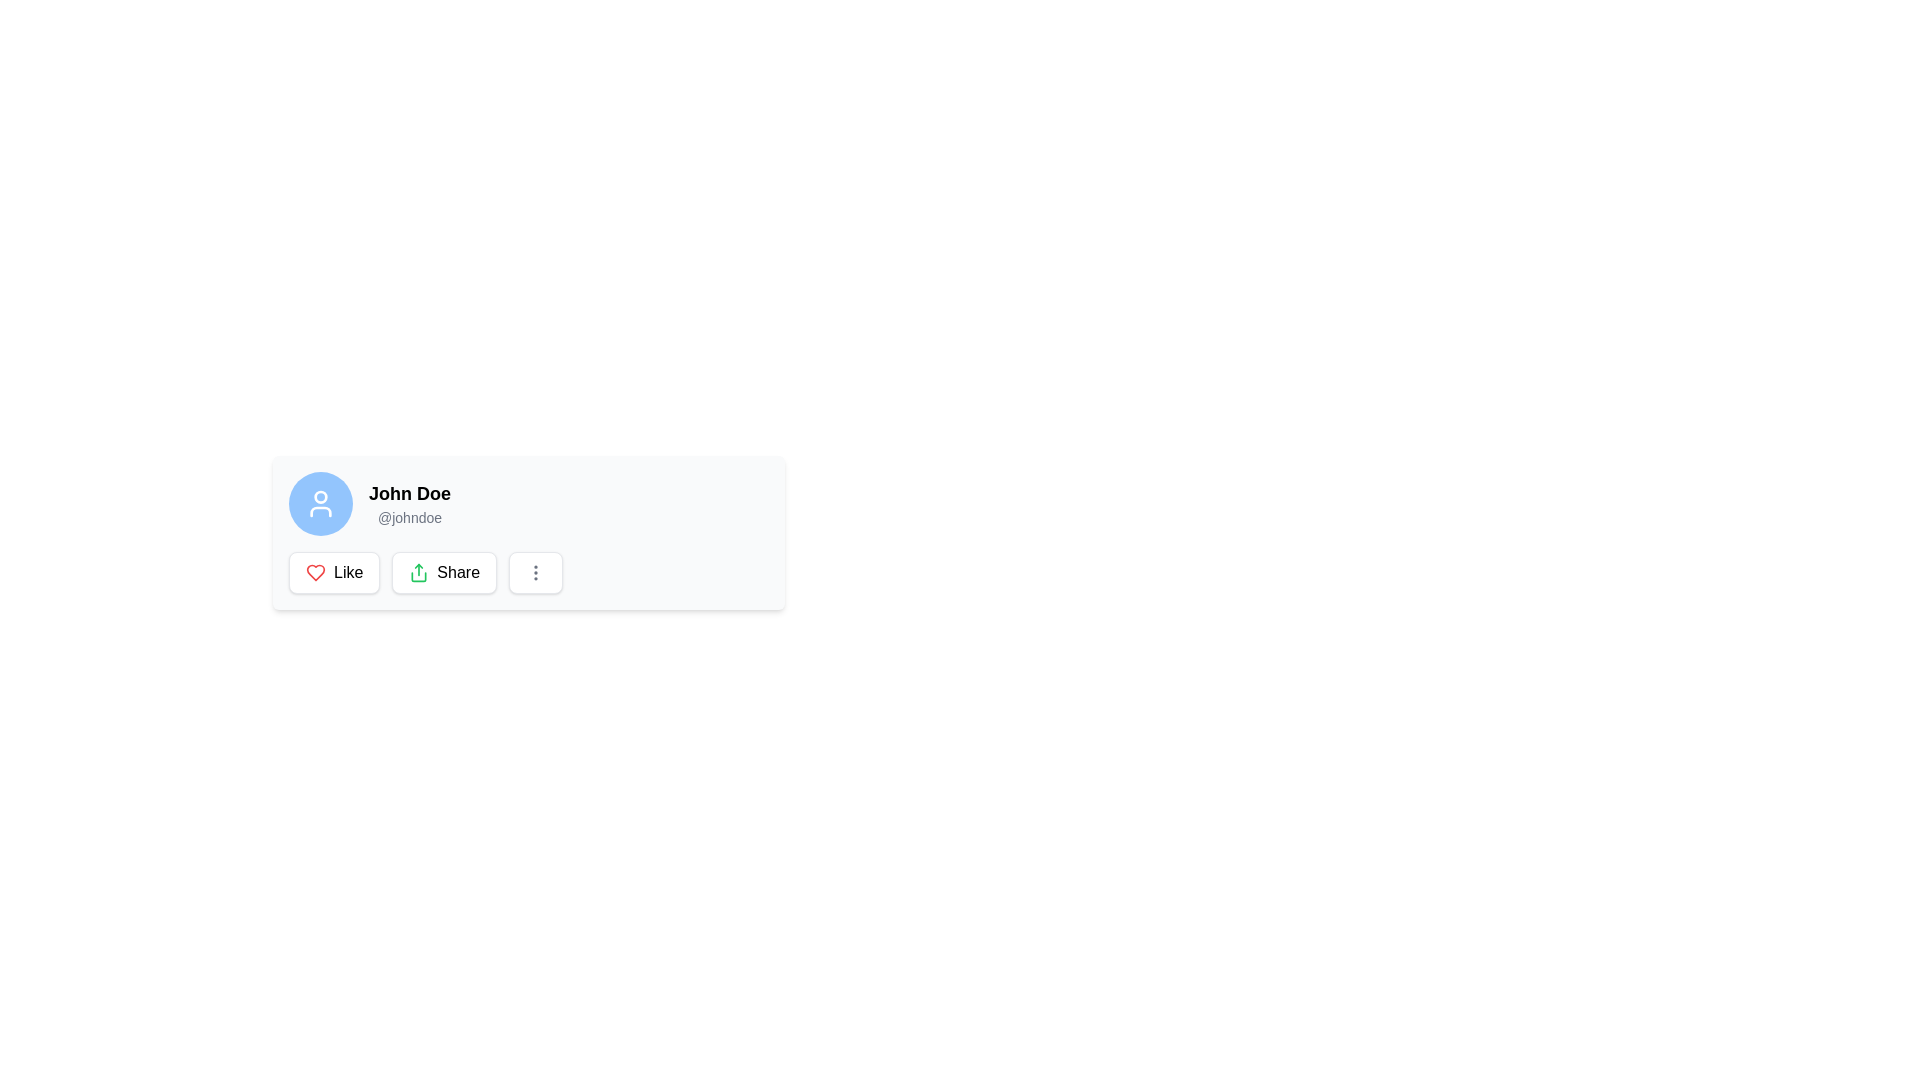 This screenshot has width=1920, height=1080. What do you see at coordinates (443, 573) in the screenshot?
I see `the 'Share' button with a green share icon, which is the second button in a group of three buttons near the bottom of a user information card` at bounding box center [443, 573].